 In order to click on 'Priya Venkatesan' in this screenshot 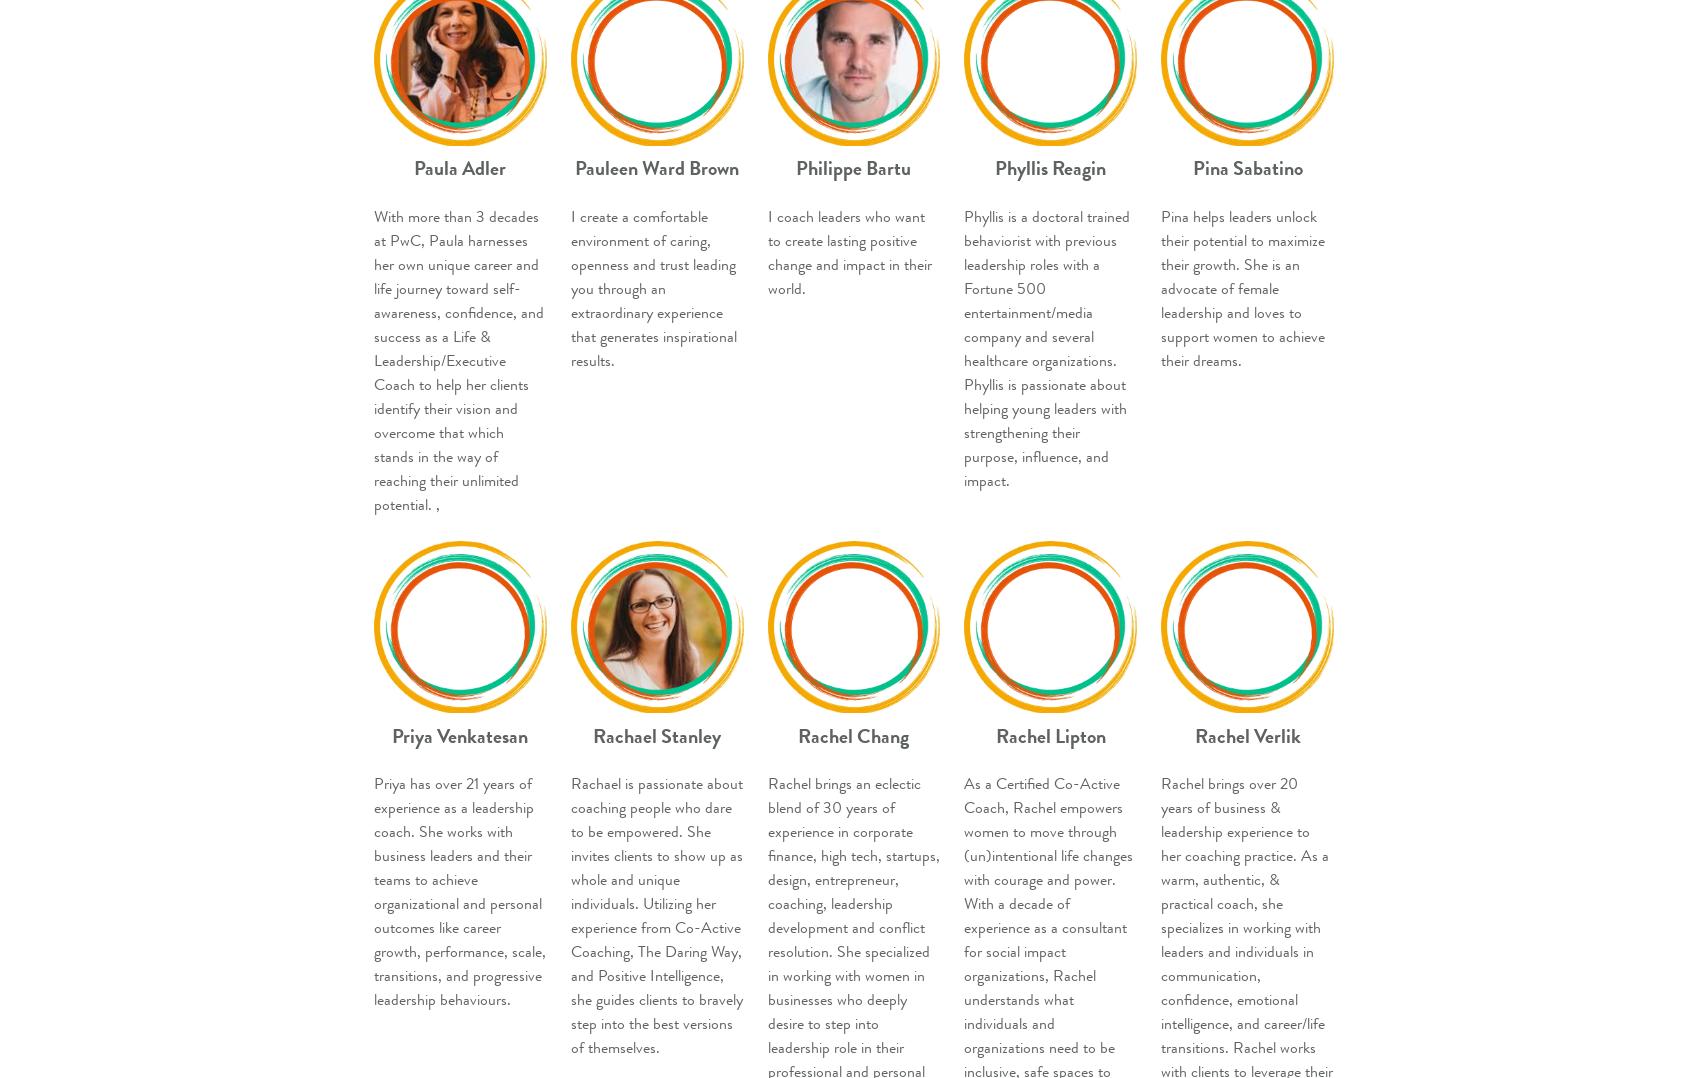, I will do `click(459, 735)`.